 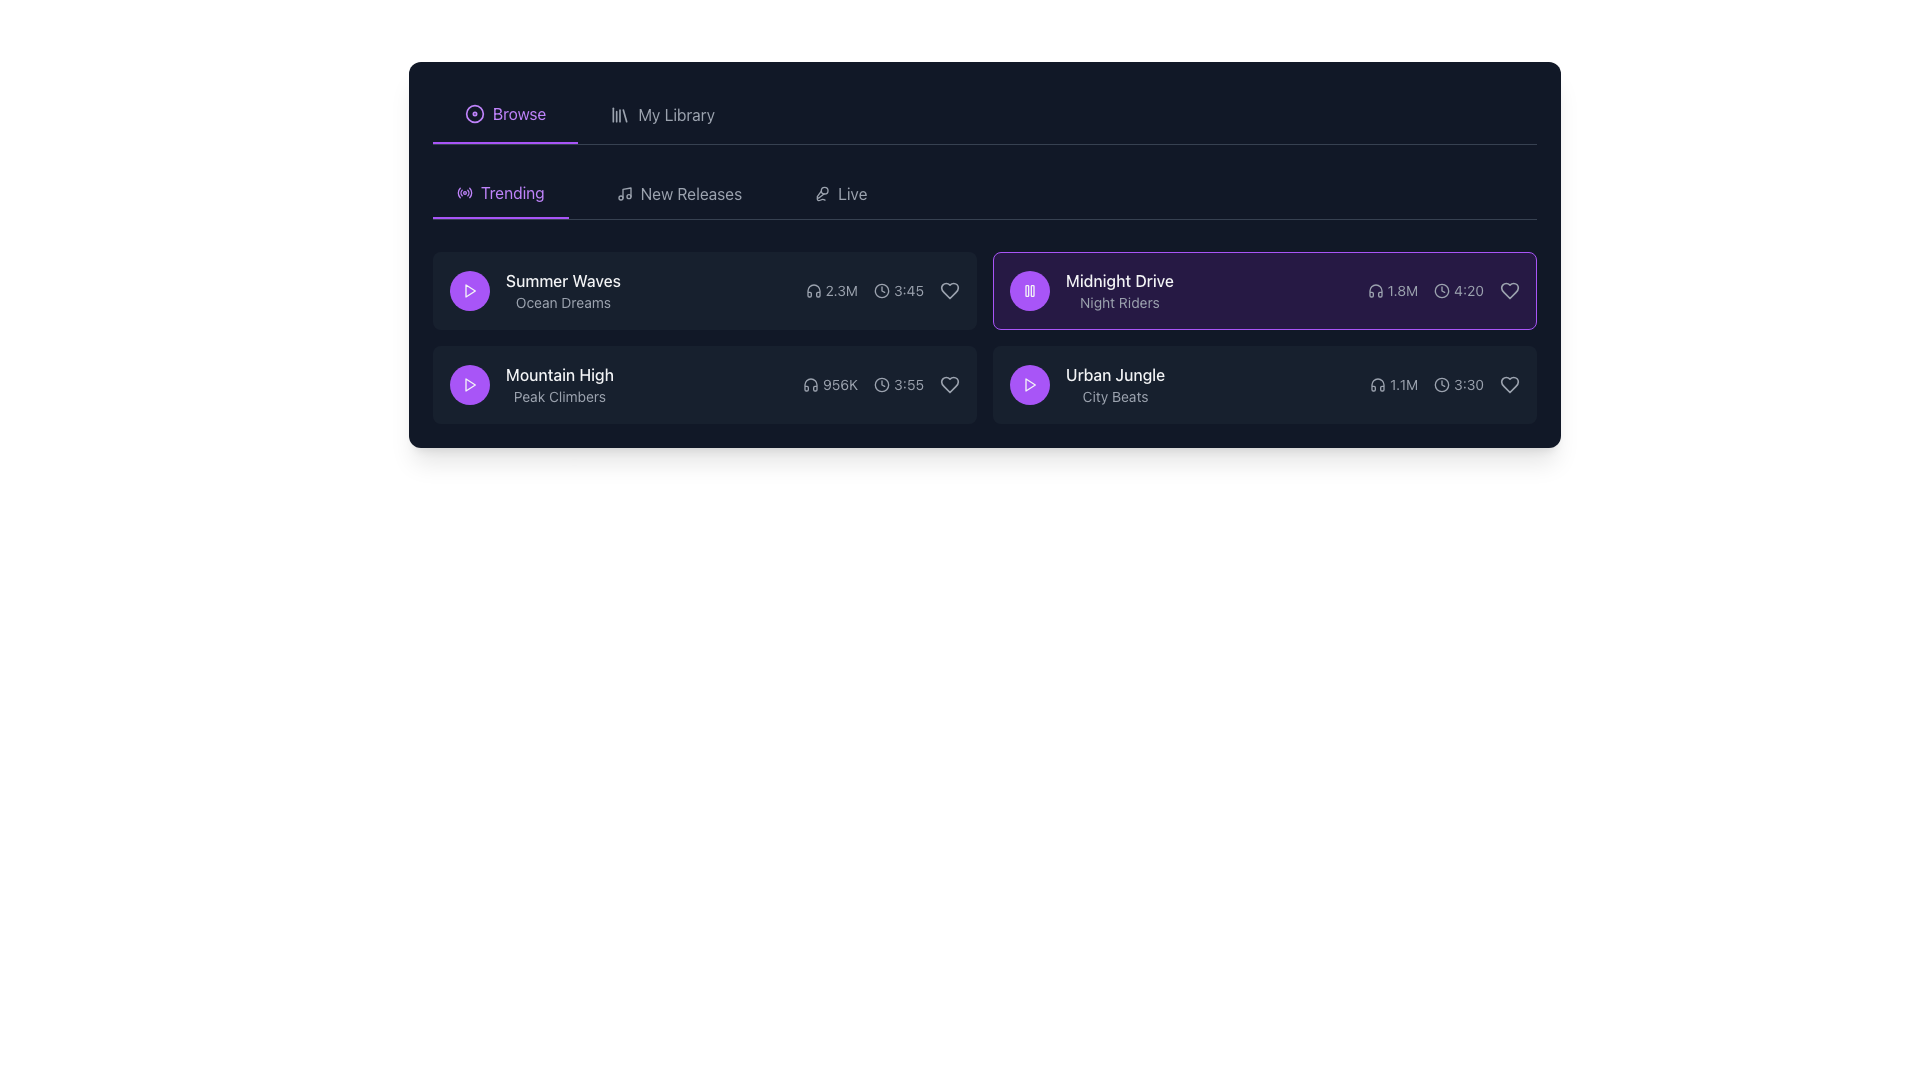 I want to click on the heart icon in the bottom right corner of the 'Midnight Drive' song card to mark it as a favorite, so click(x=1510, y=290).